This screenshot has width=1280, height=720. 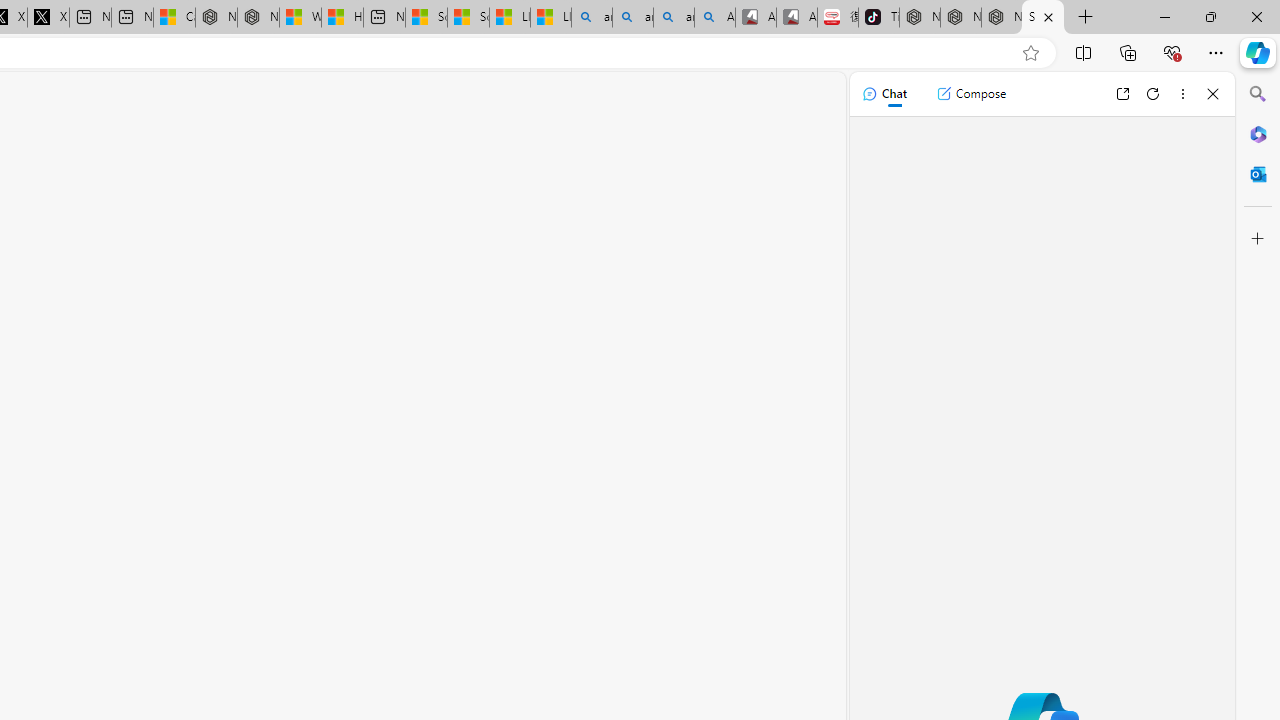 What do you see at coordinates (883, 93) in the screenshot?
I see `'Chat'` at bounding box center [883, 93].